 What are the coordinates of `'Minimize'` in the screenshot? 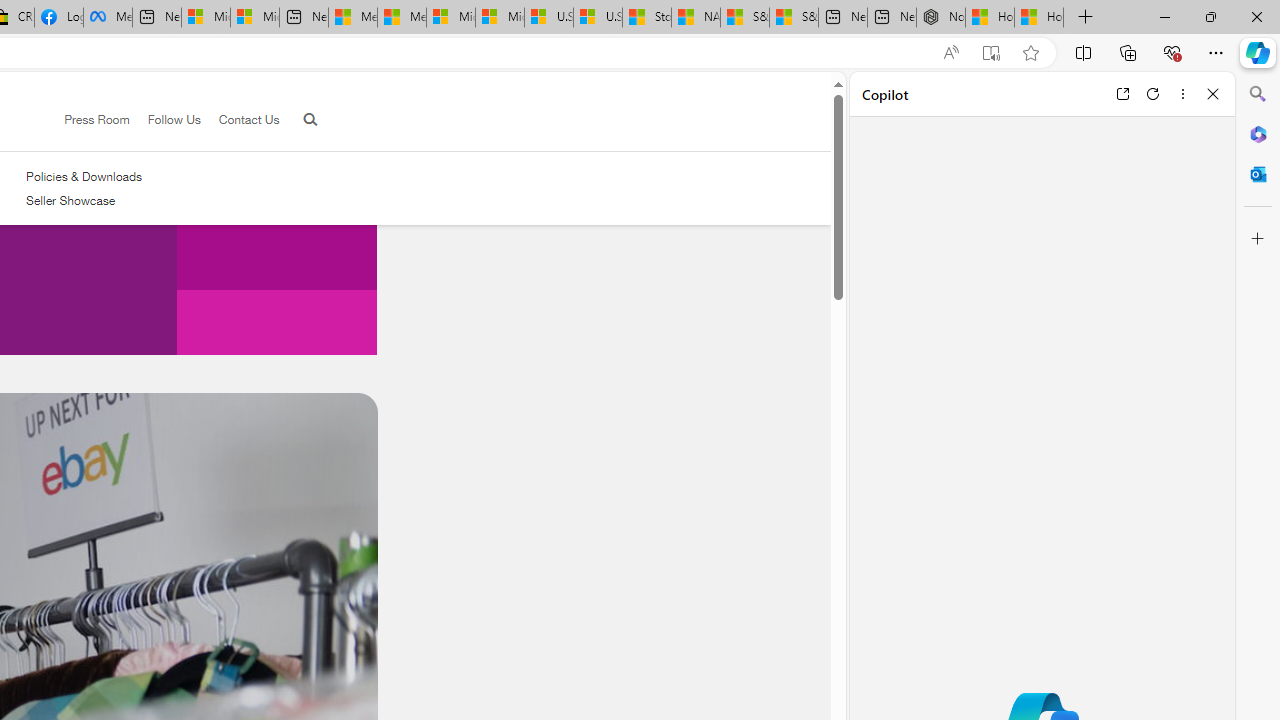 It's located at (1164, 16).